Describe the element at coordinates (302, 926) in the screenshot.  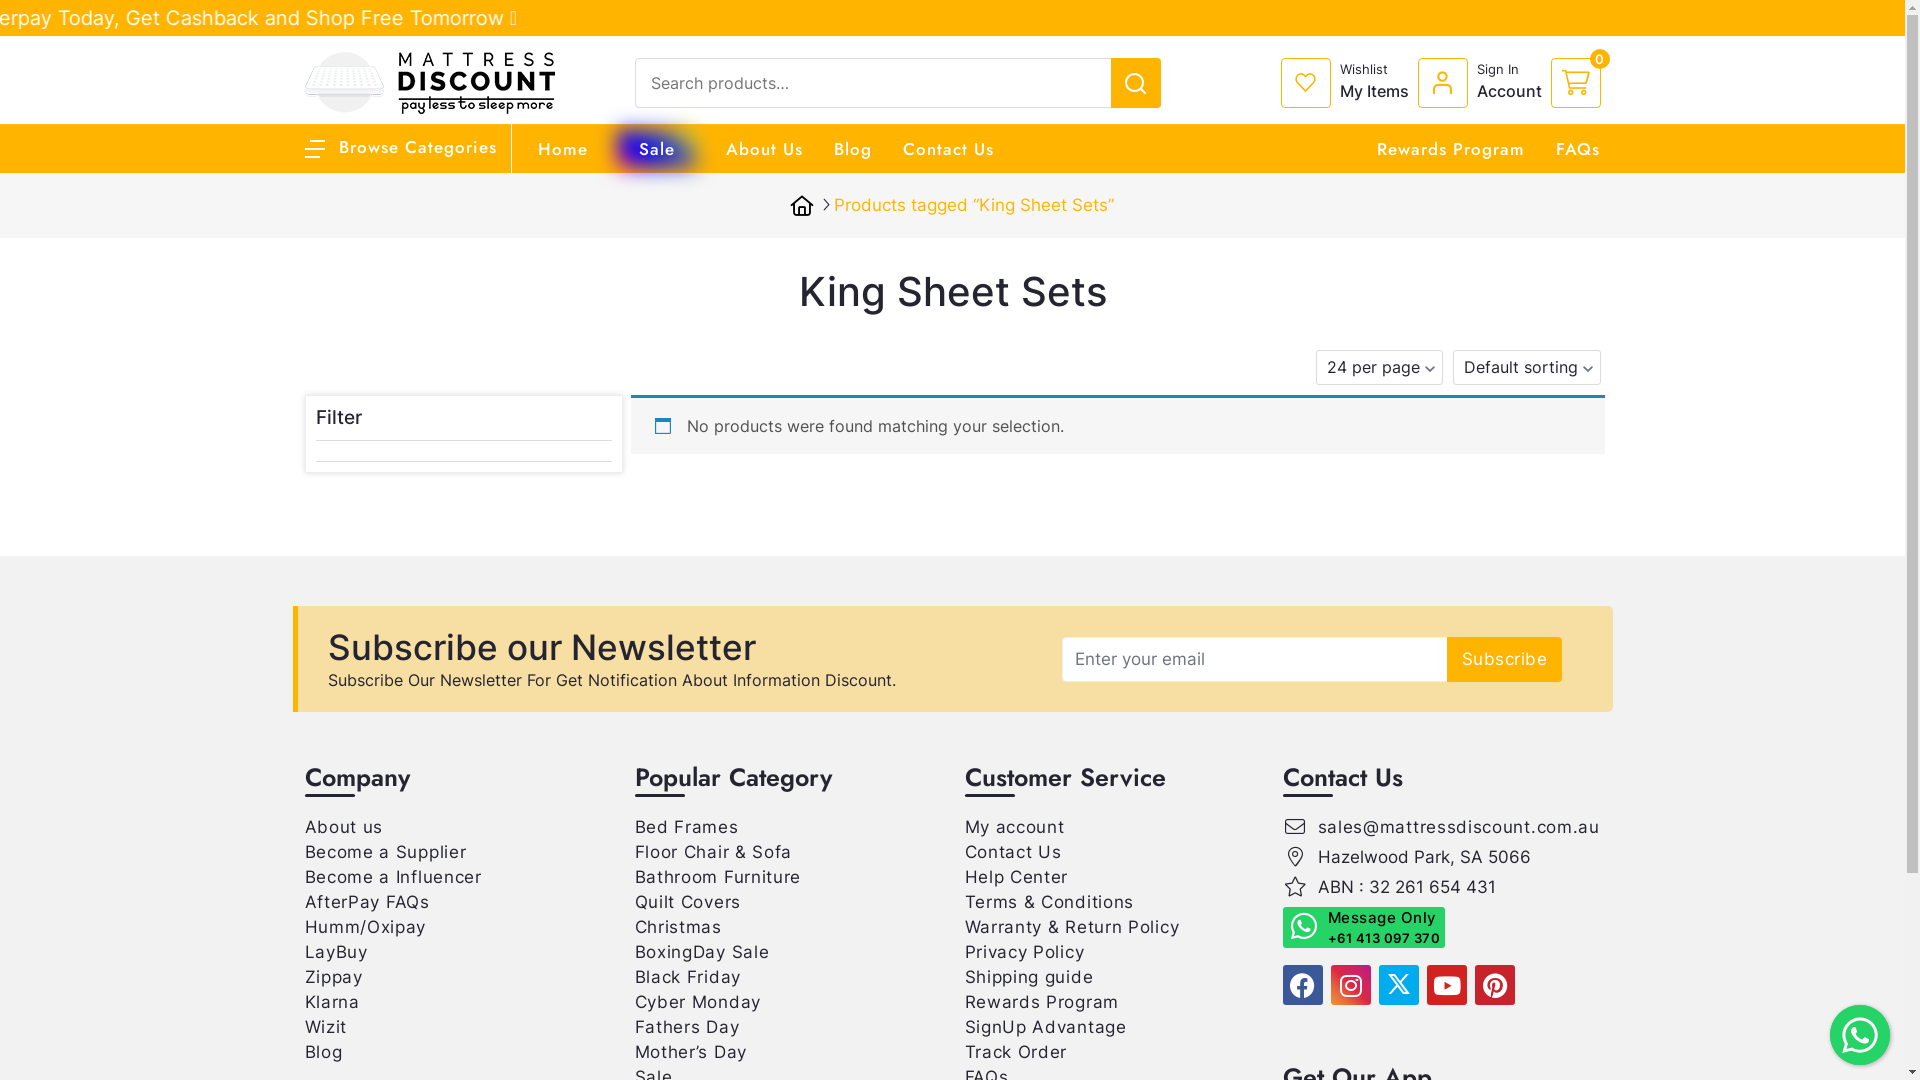
I see `'Humm/Oxipay'` at that location.